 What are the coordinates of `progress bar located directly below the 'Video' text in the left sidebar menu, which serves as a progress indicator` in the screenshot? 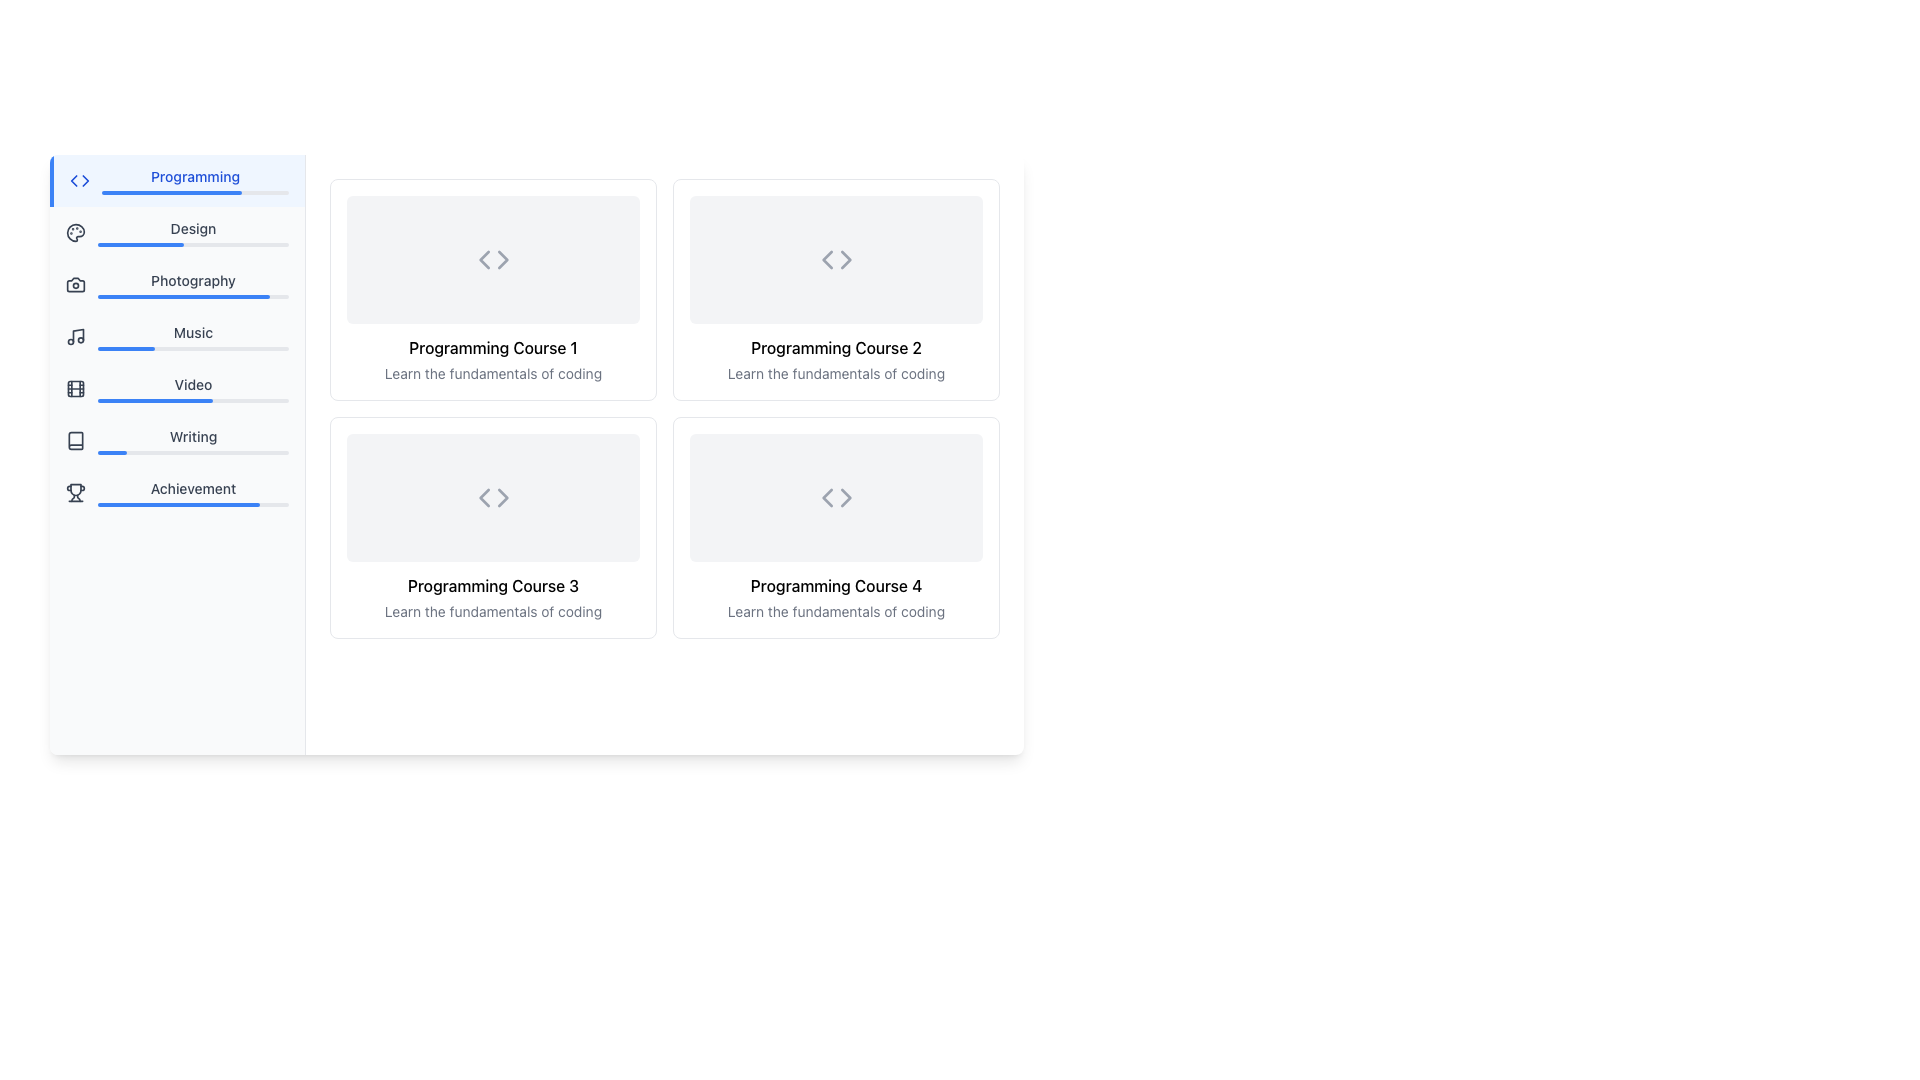 It's located at (193, 401).